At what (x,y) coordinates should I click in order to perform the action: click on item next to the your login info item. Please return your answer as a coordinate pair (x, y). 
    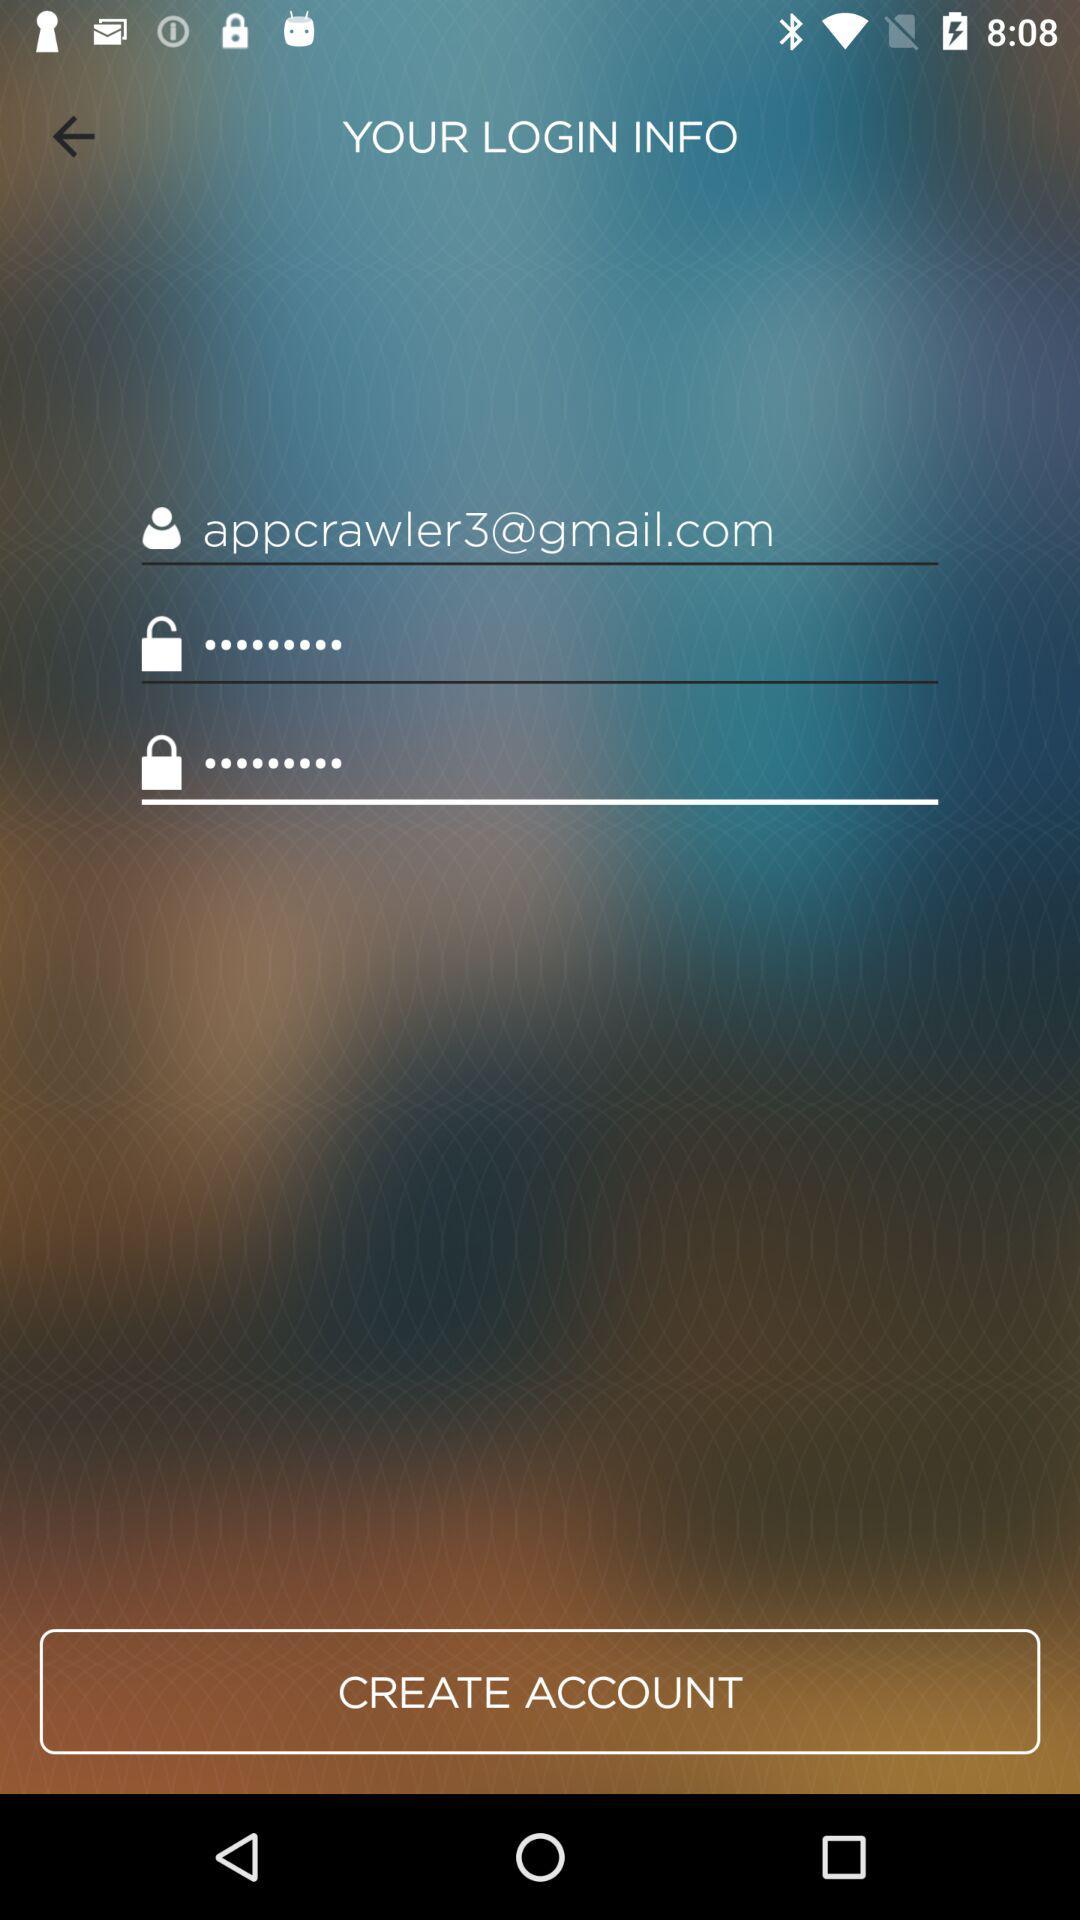
    Looking at the image, I should click on (72, 135).